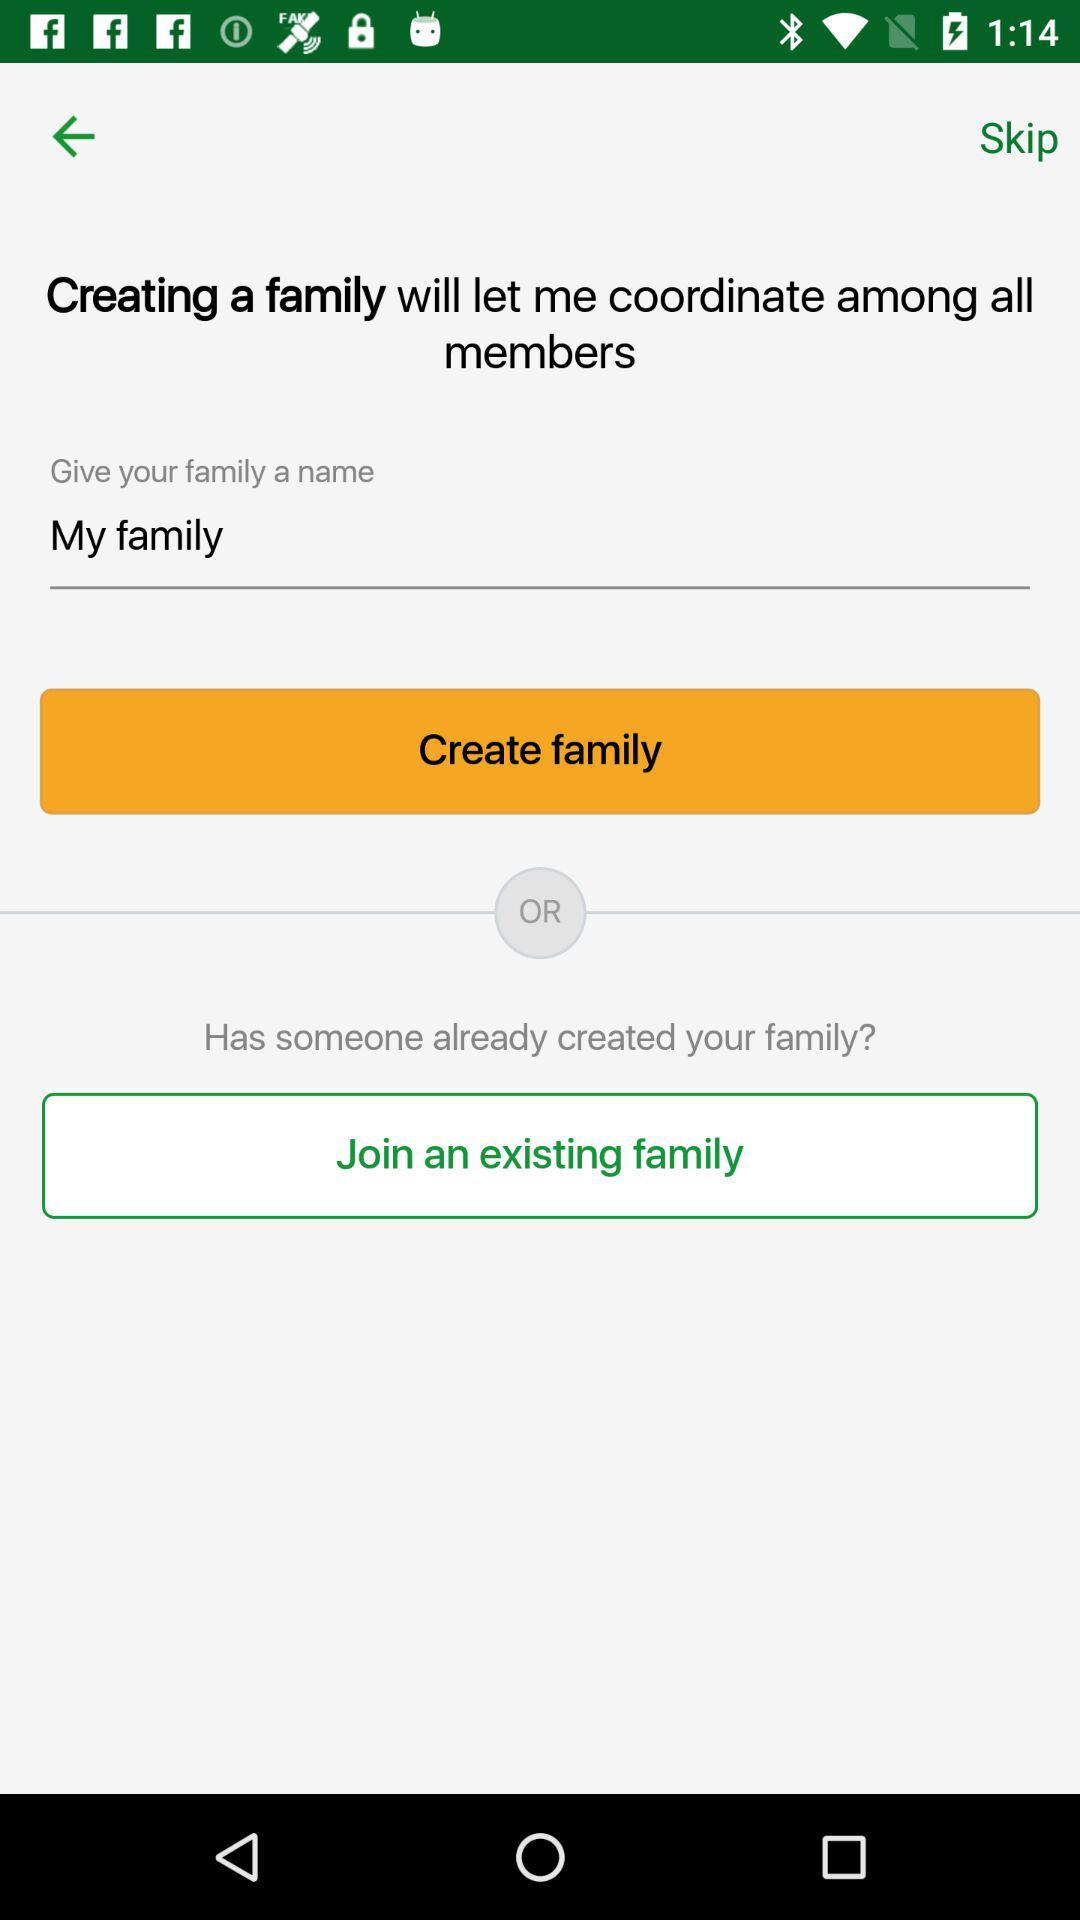 The height and width of the screenshot is (1920, 1080). I want to click on item at the top left corner, so click(72, 135).